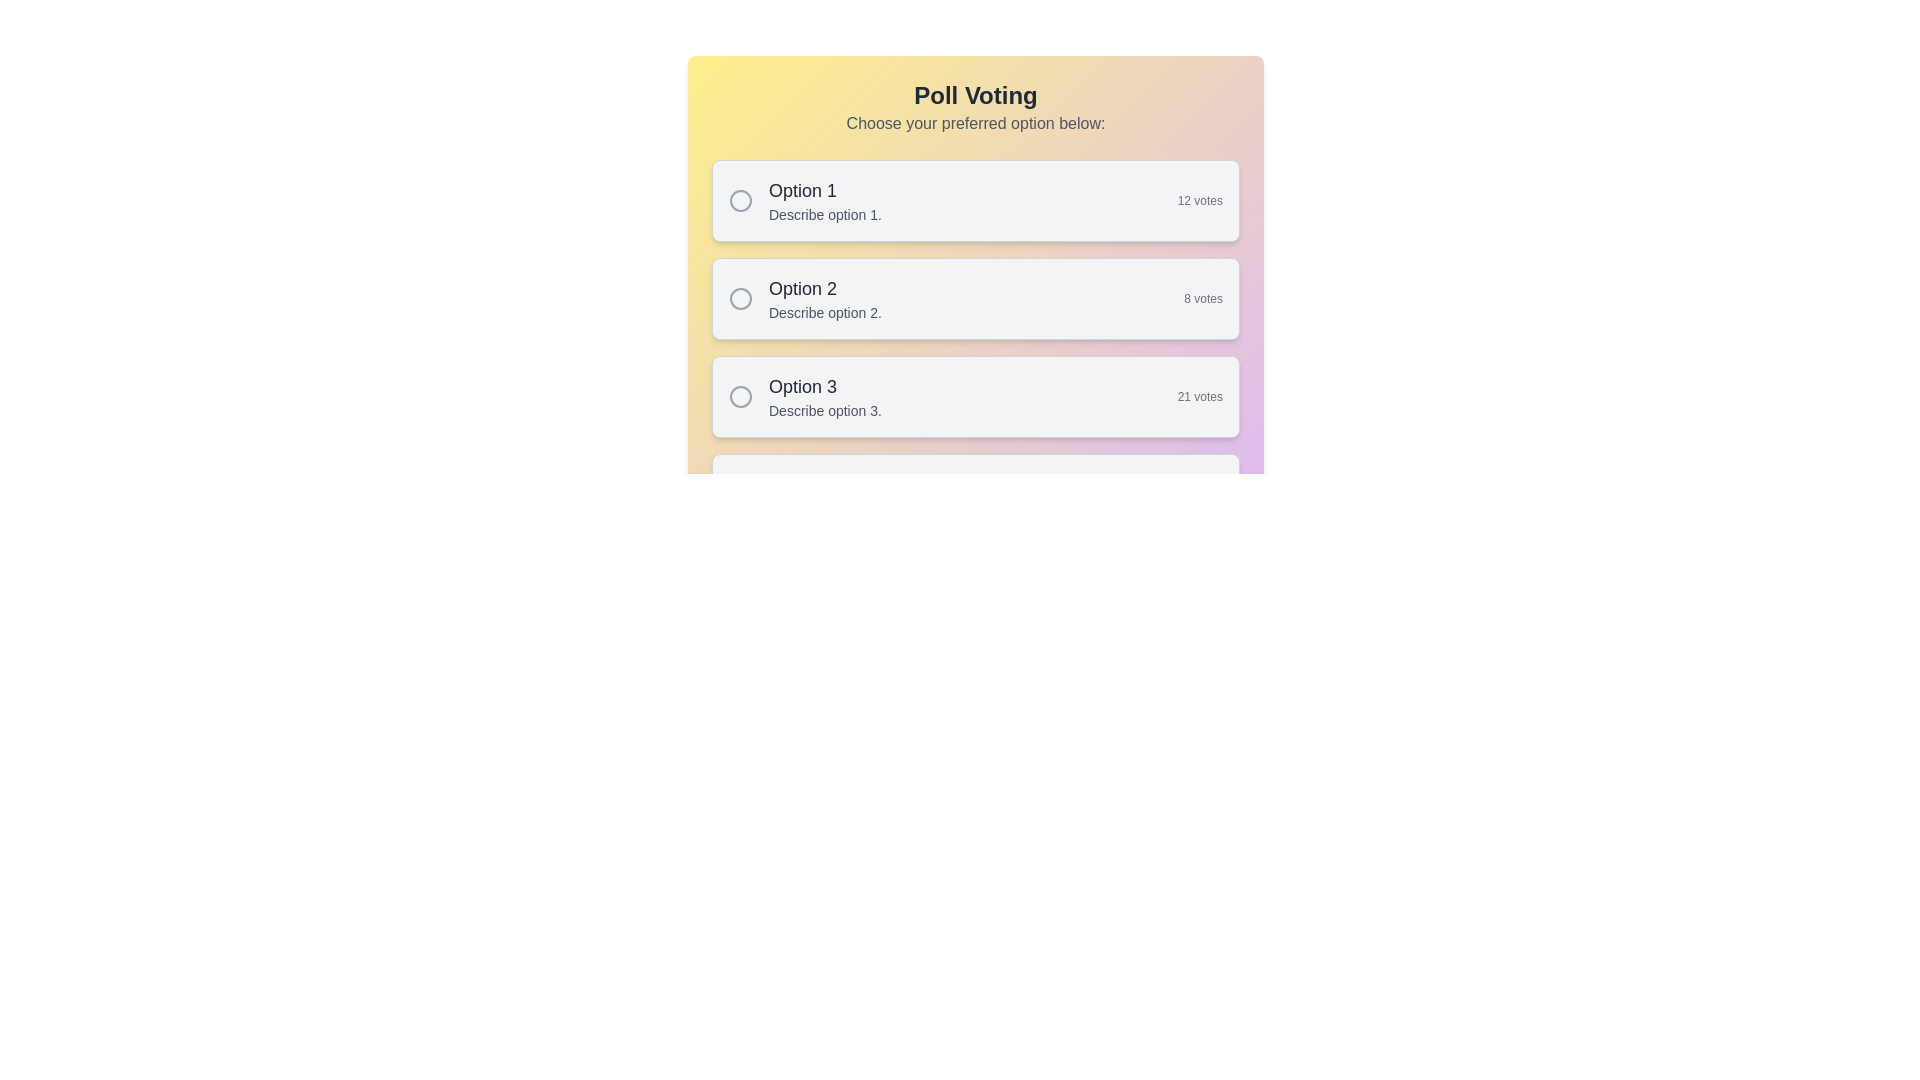 The width and height of the screenshot is (1920, 1080). I want to click on the circular radio button with a gray border beside the text 'Option 2' in the poll voting interface, so click(739, 299).